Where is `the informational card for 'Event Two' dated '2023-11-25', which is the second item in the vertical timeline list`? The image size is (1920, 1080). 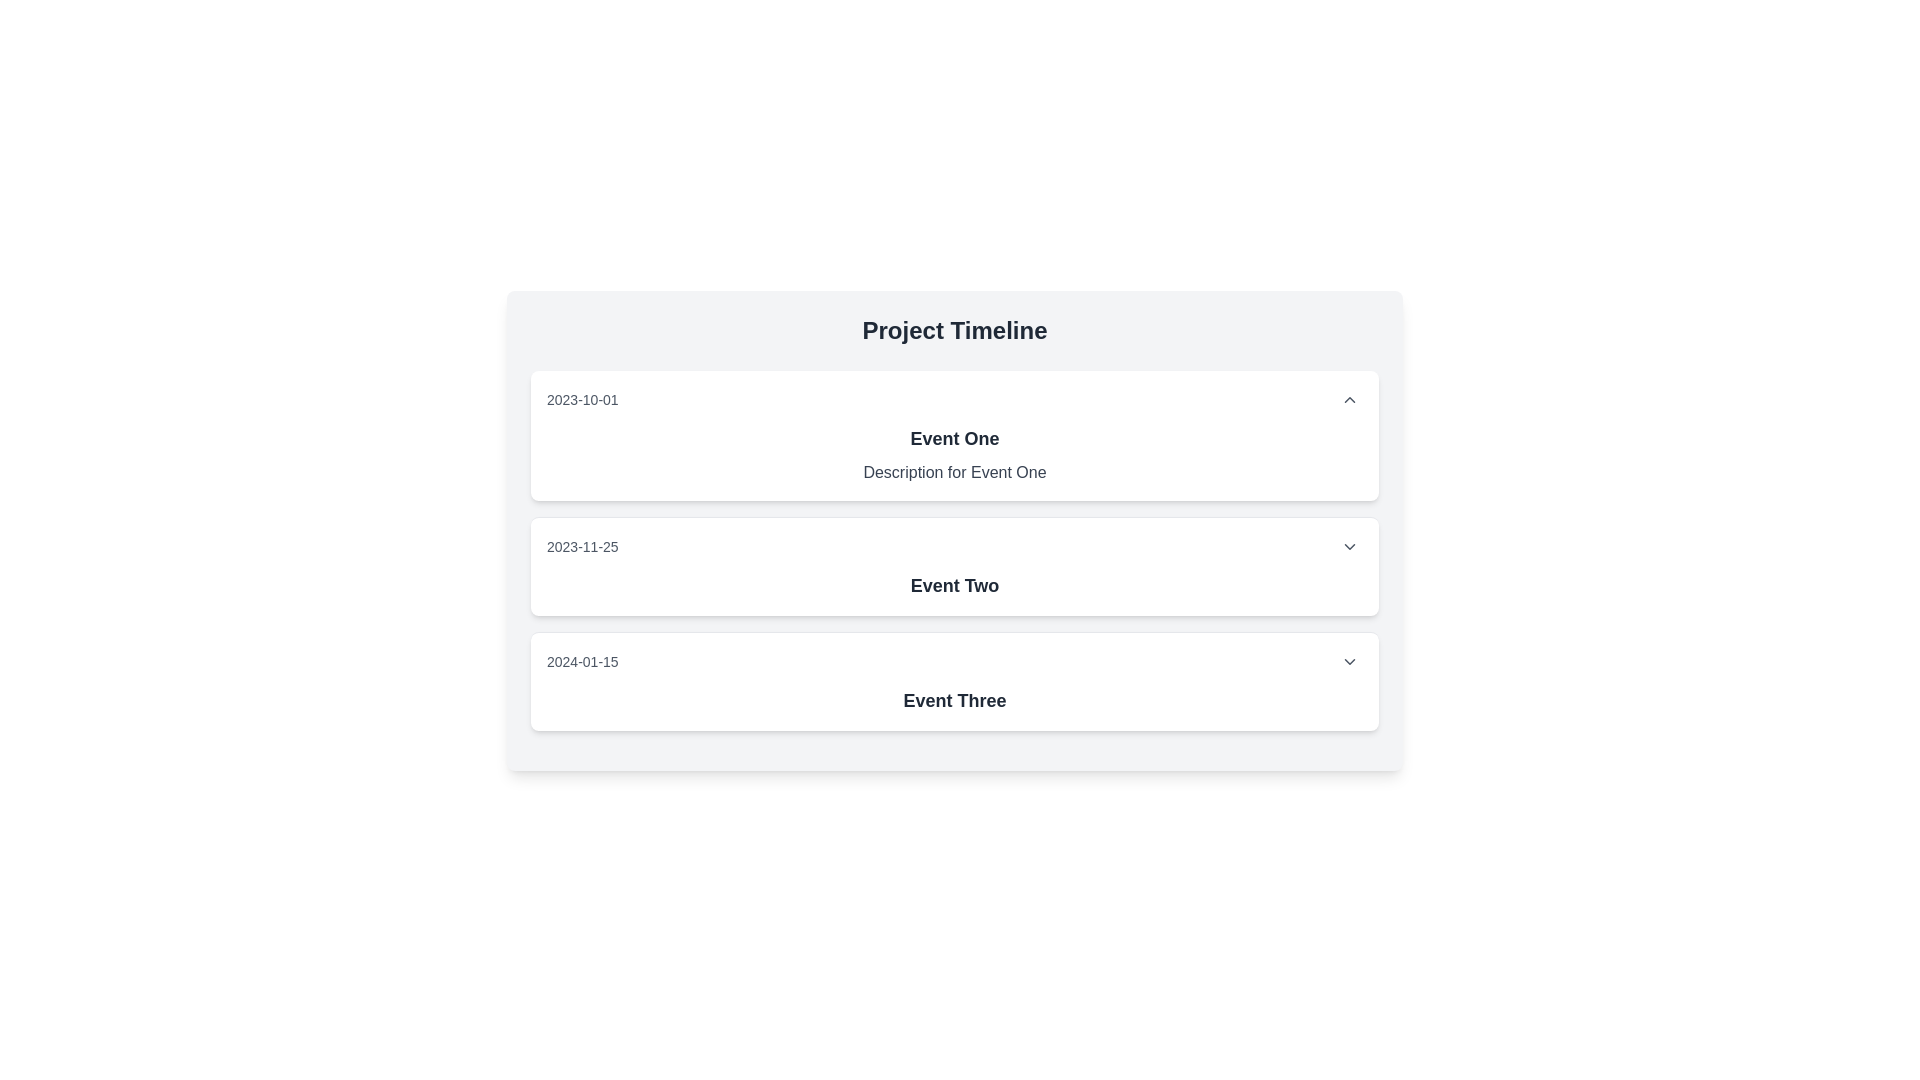 the informational card for 'Event Two' dated '2023-11-25', which is the second item in the vertical timeline list is located at coordinates (954, 566).